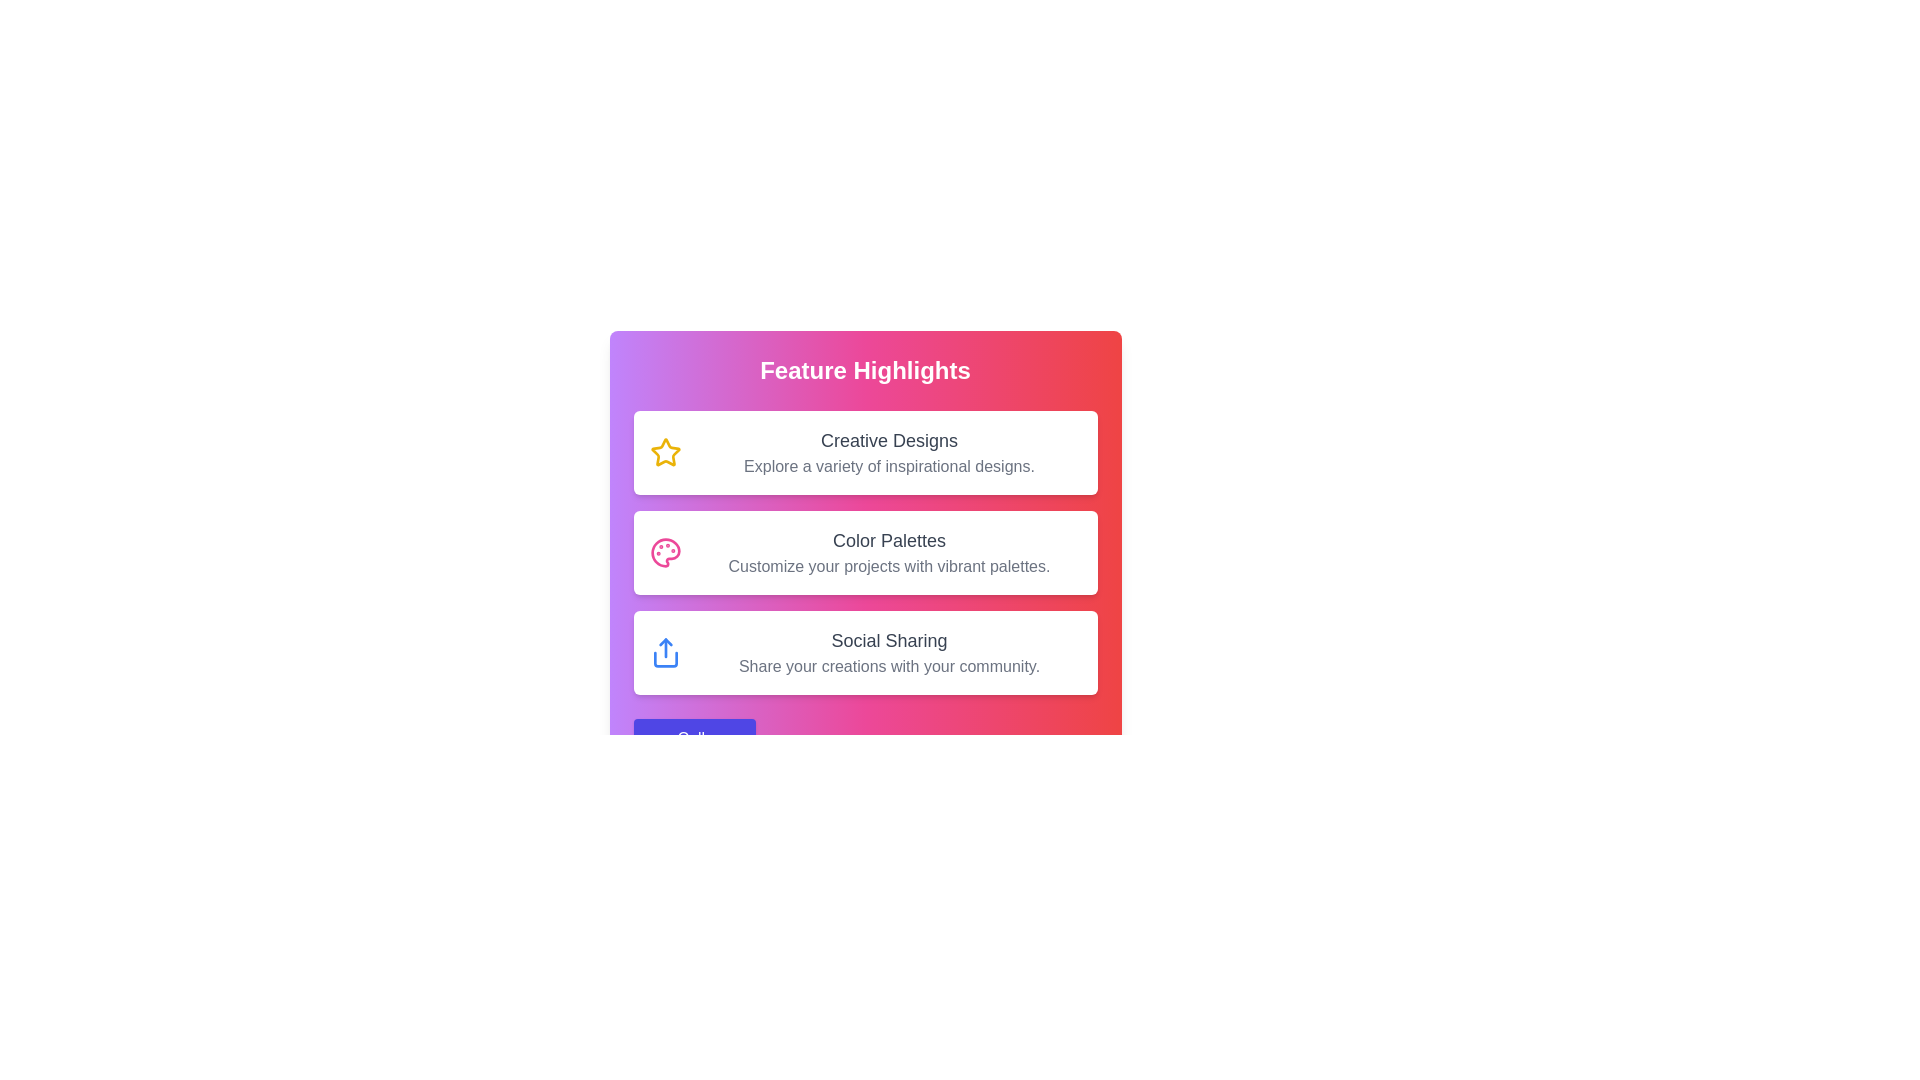 The image size is (1920, 1080). Describe the element at coordinates (888, 439) in the screenshot. I see `the descriptive title text label that identifies the content beneath it, situated above the subtitle 'Explore a variety of inspirational designs'` at that location.